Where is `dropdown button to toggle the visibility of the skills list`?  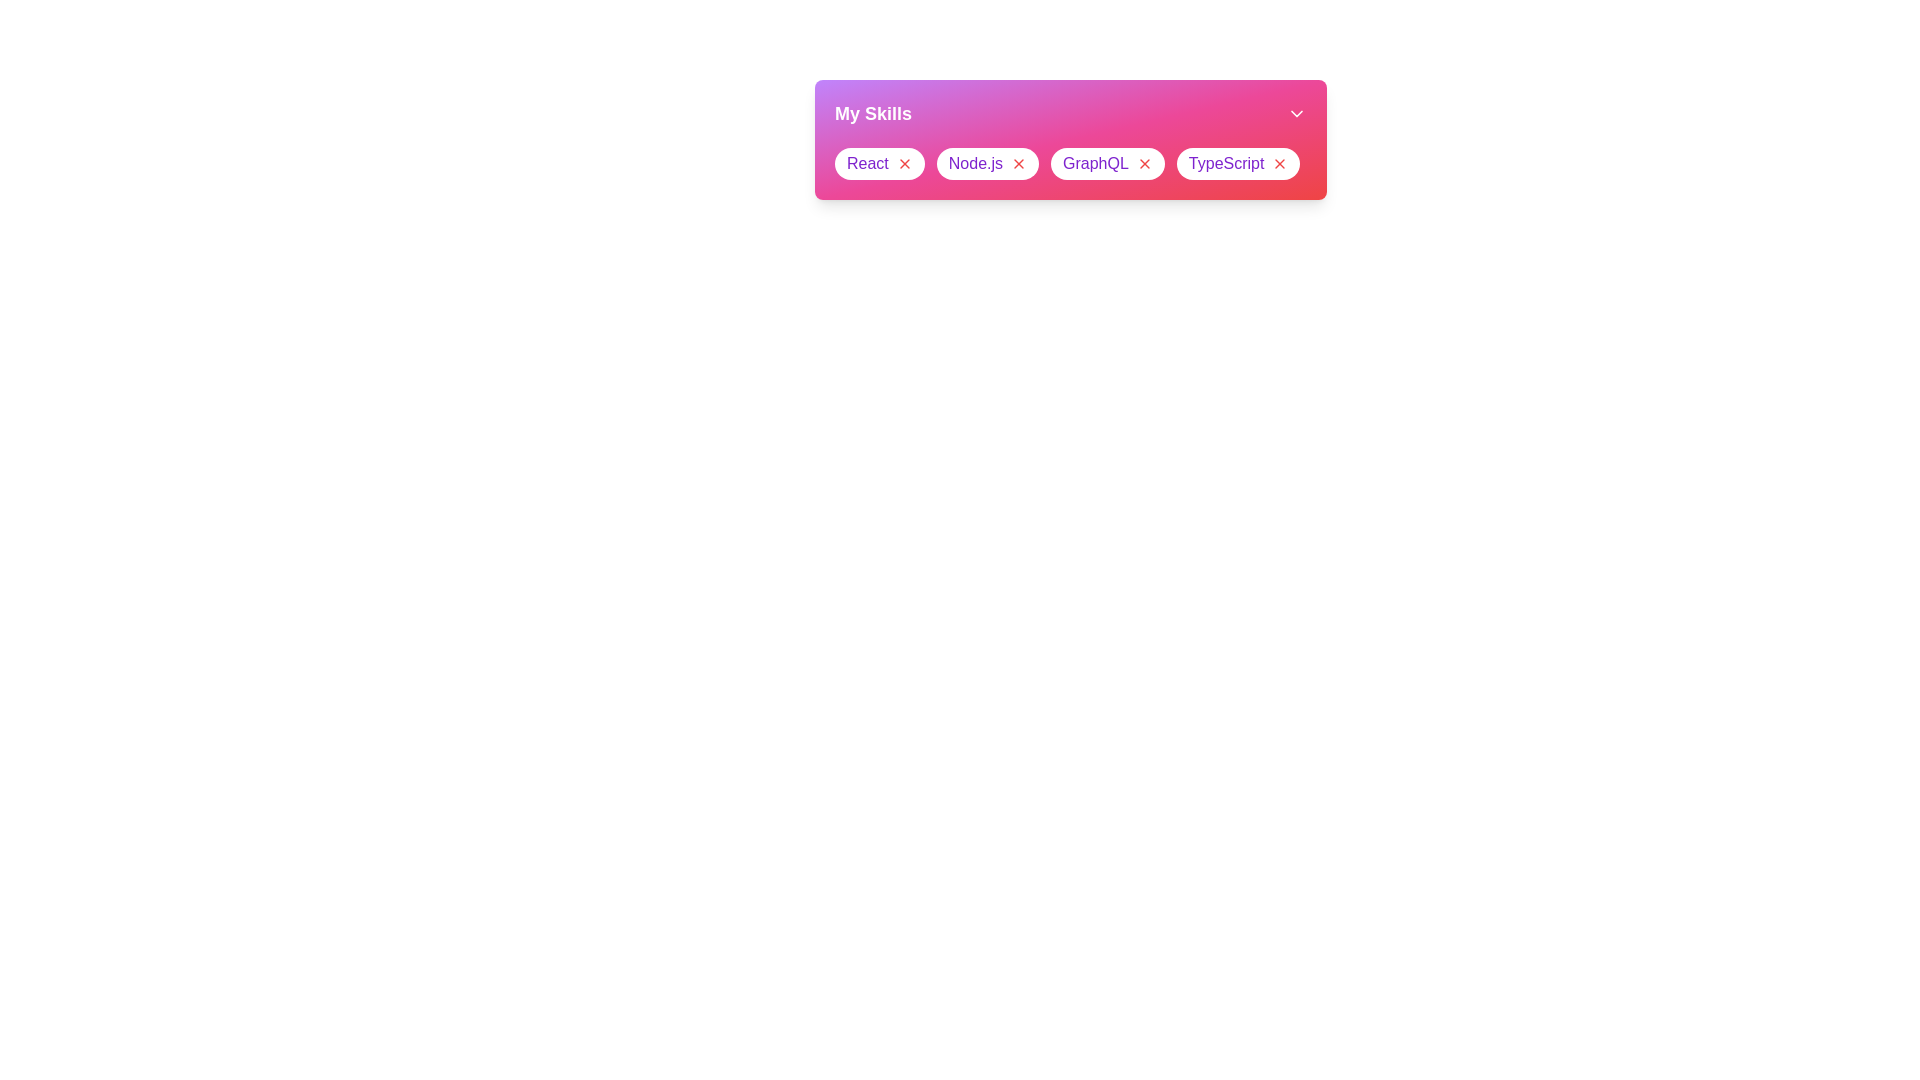
dropdown button to toggle the visibility of the skills list is located at coordinates (1296, 114).